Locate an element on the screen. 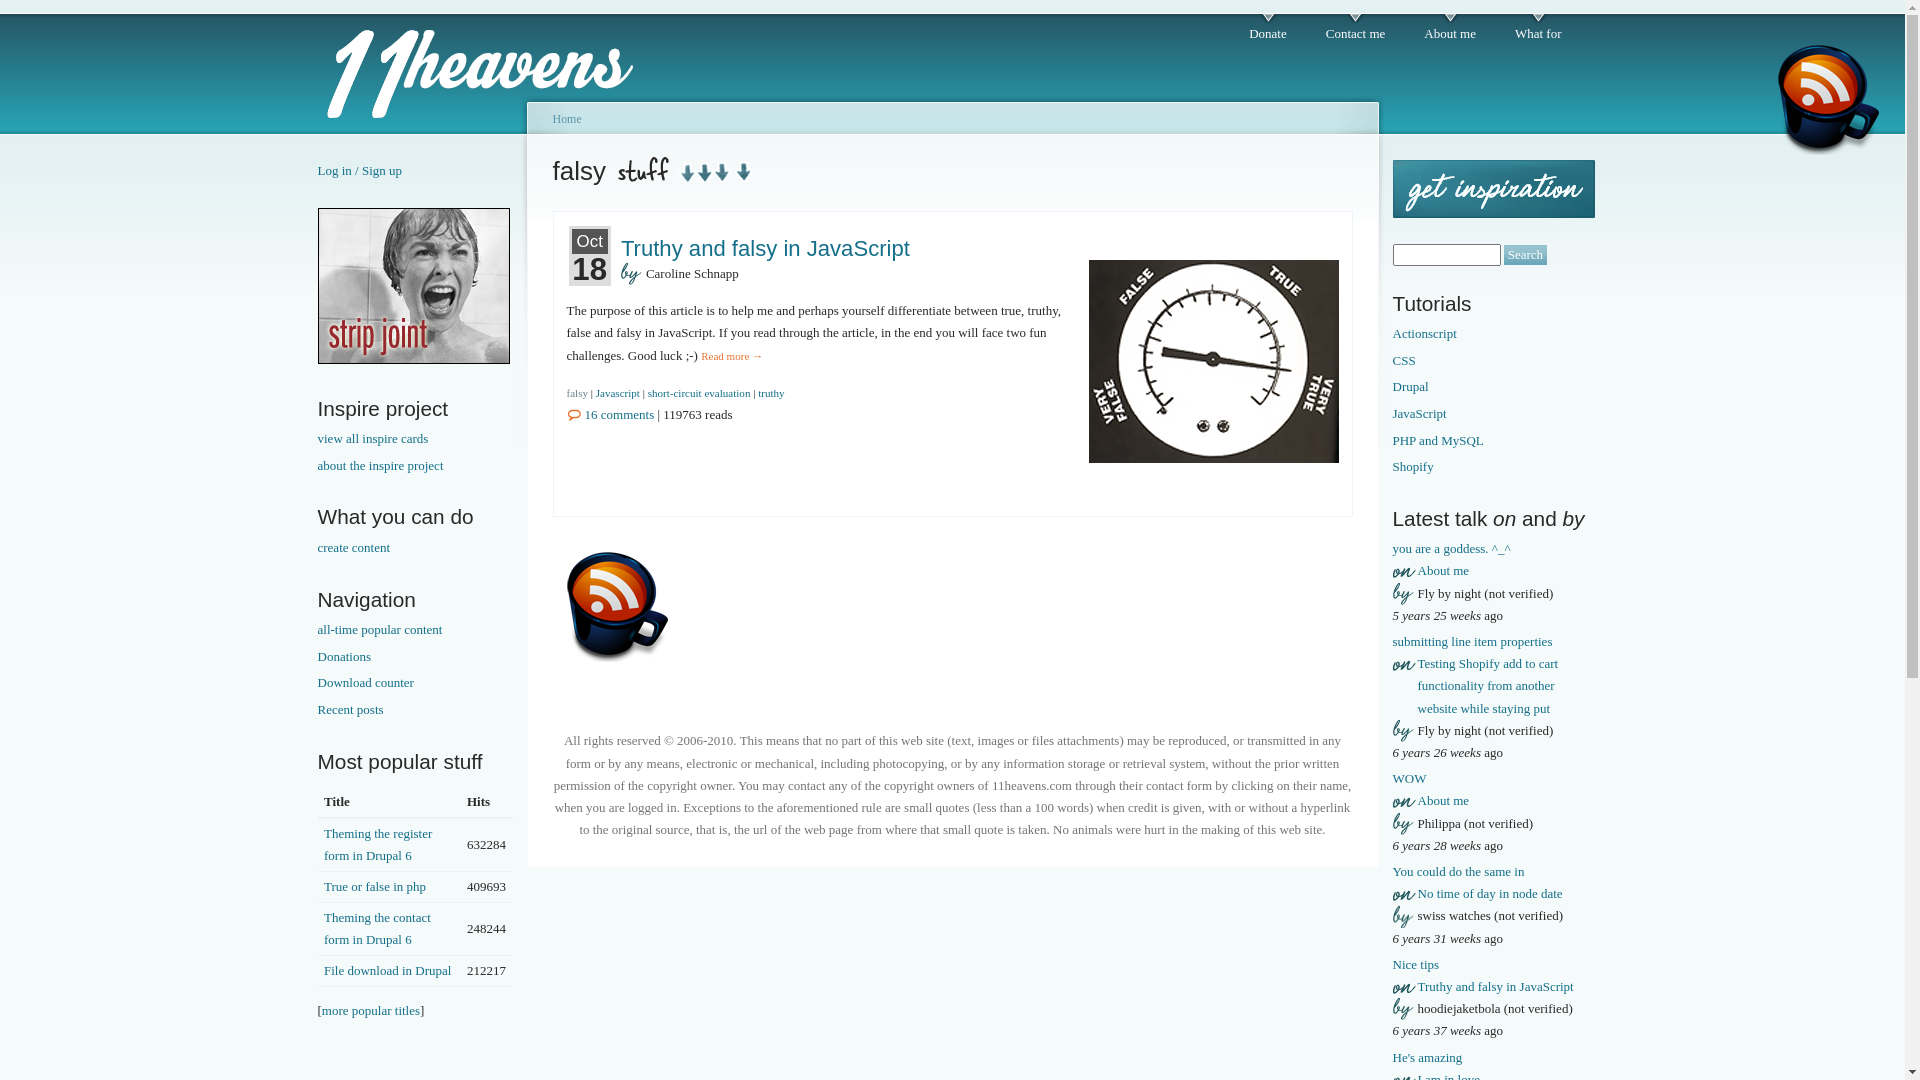 The image size is (1920, 1080). 'Theming the contact form in Drupal 6' is located at coordinates (377, 928).